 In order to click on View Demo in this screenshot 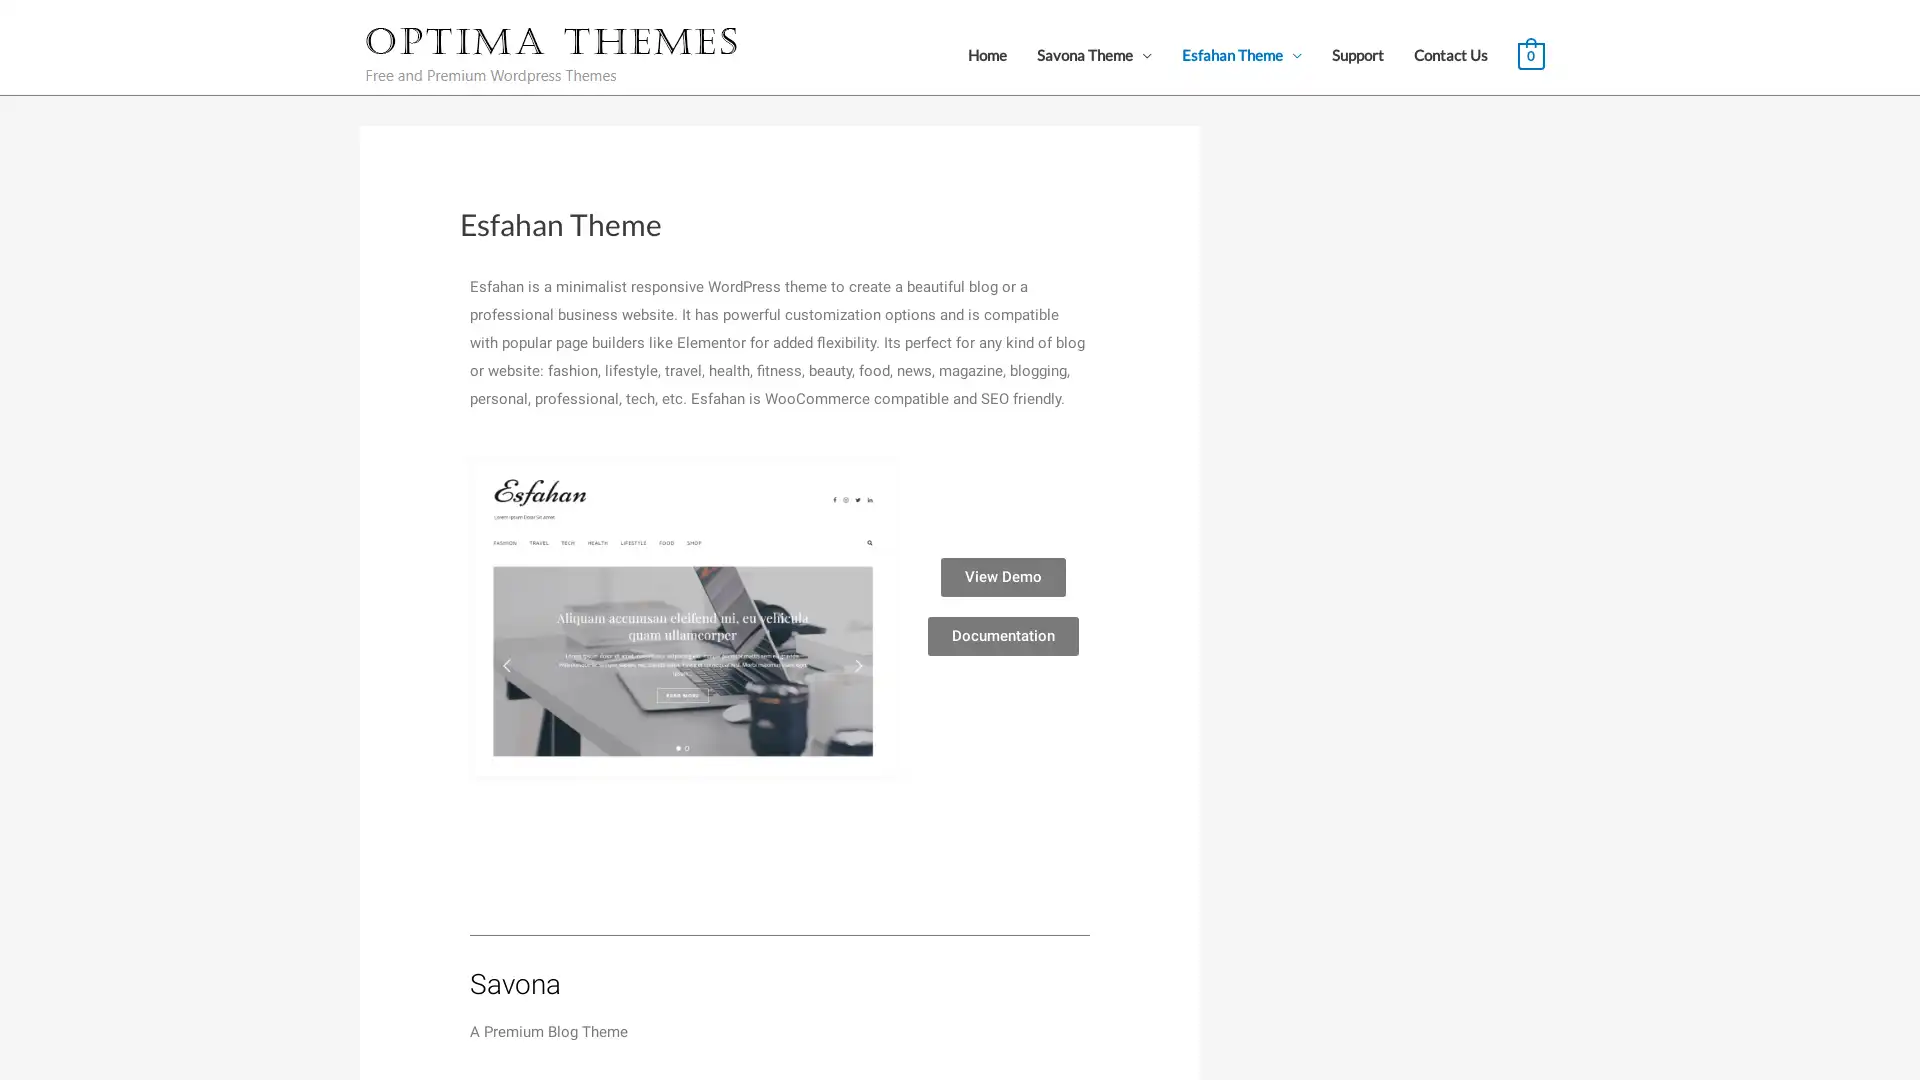, I will do `click(1003, 581)`.